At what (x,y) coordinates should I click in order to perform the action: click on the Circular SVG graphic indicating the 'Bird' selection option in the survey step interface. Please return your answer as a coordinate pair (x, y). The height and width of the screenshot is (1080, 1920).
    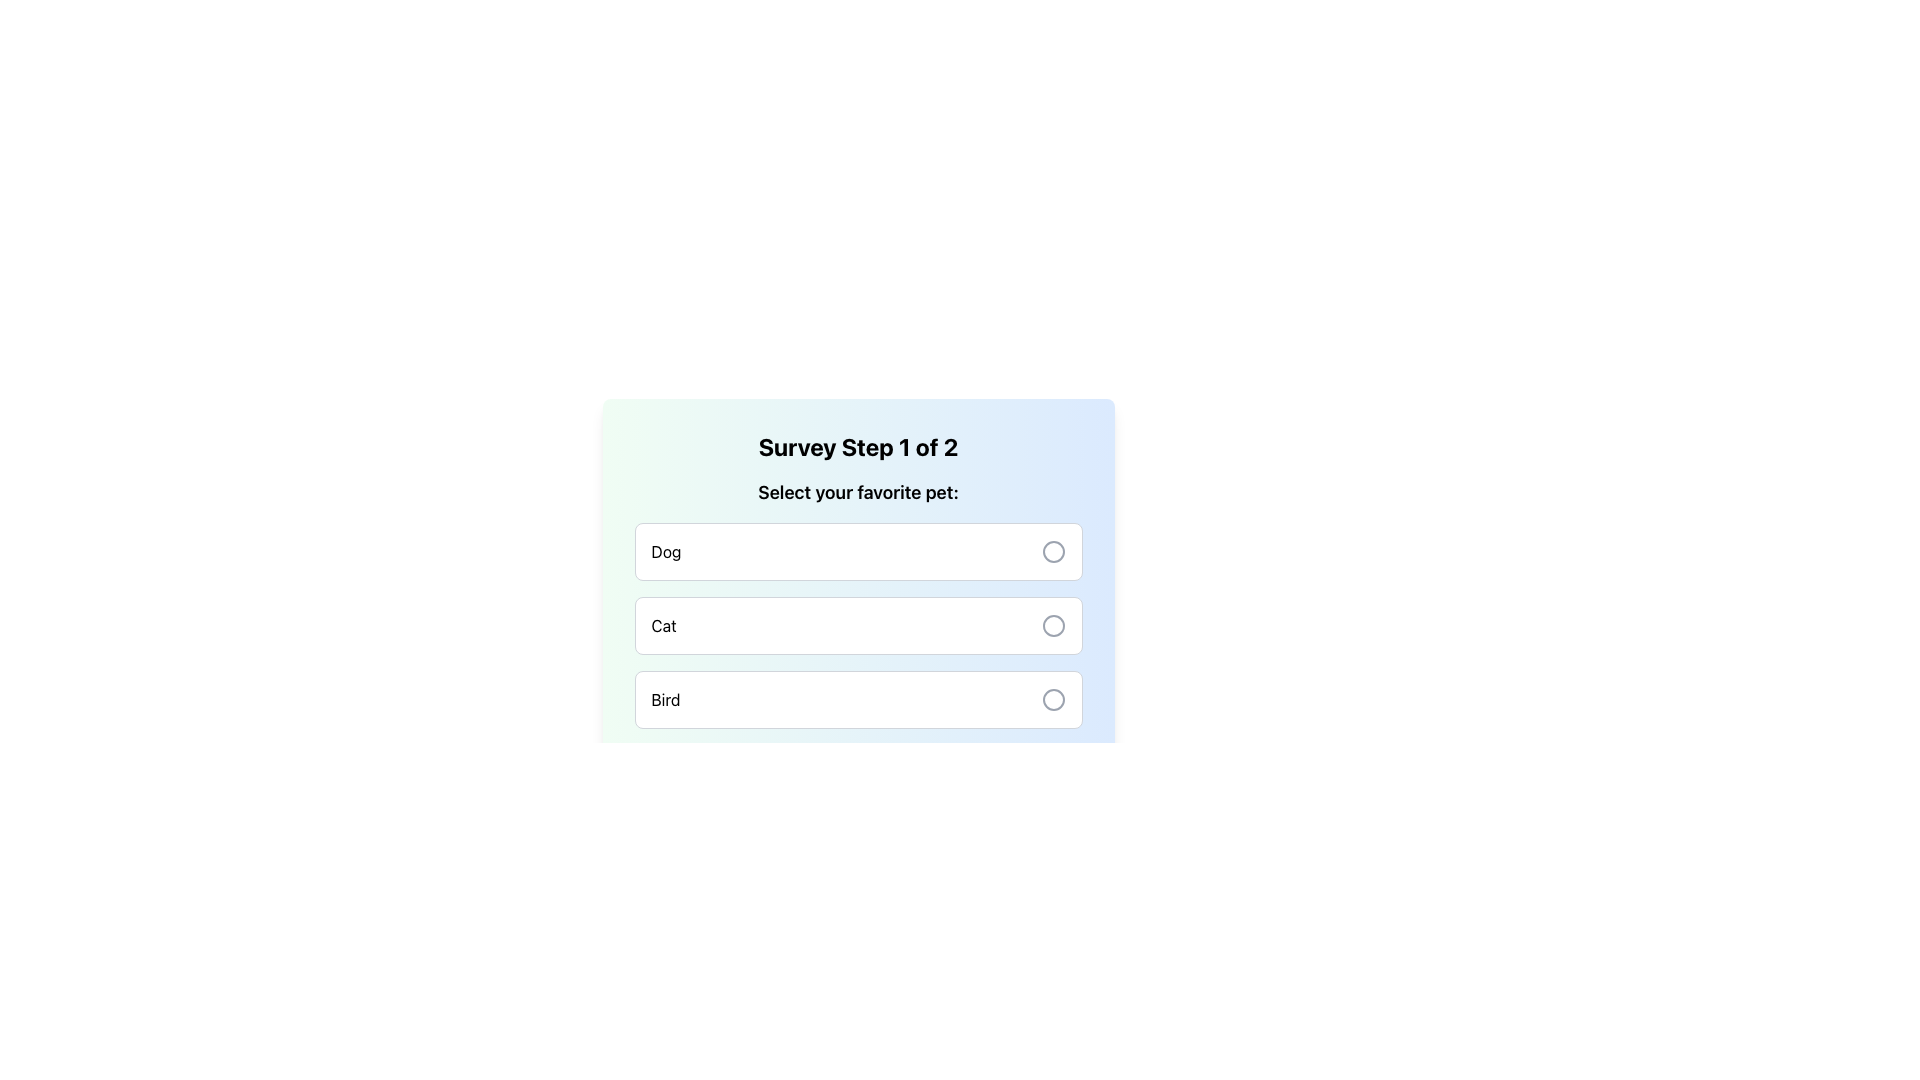
    Looking at the image, I should click on (1052, 698).